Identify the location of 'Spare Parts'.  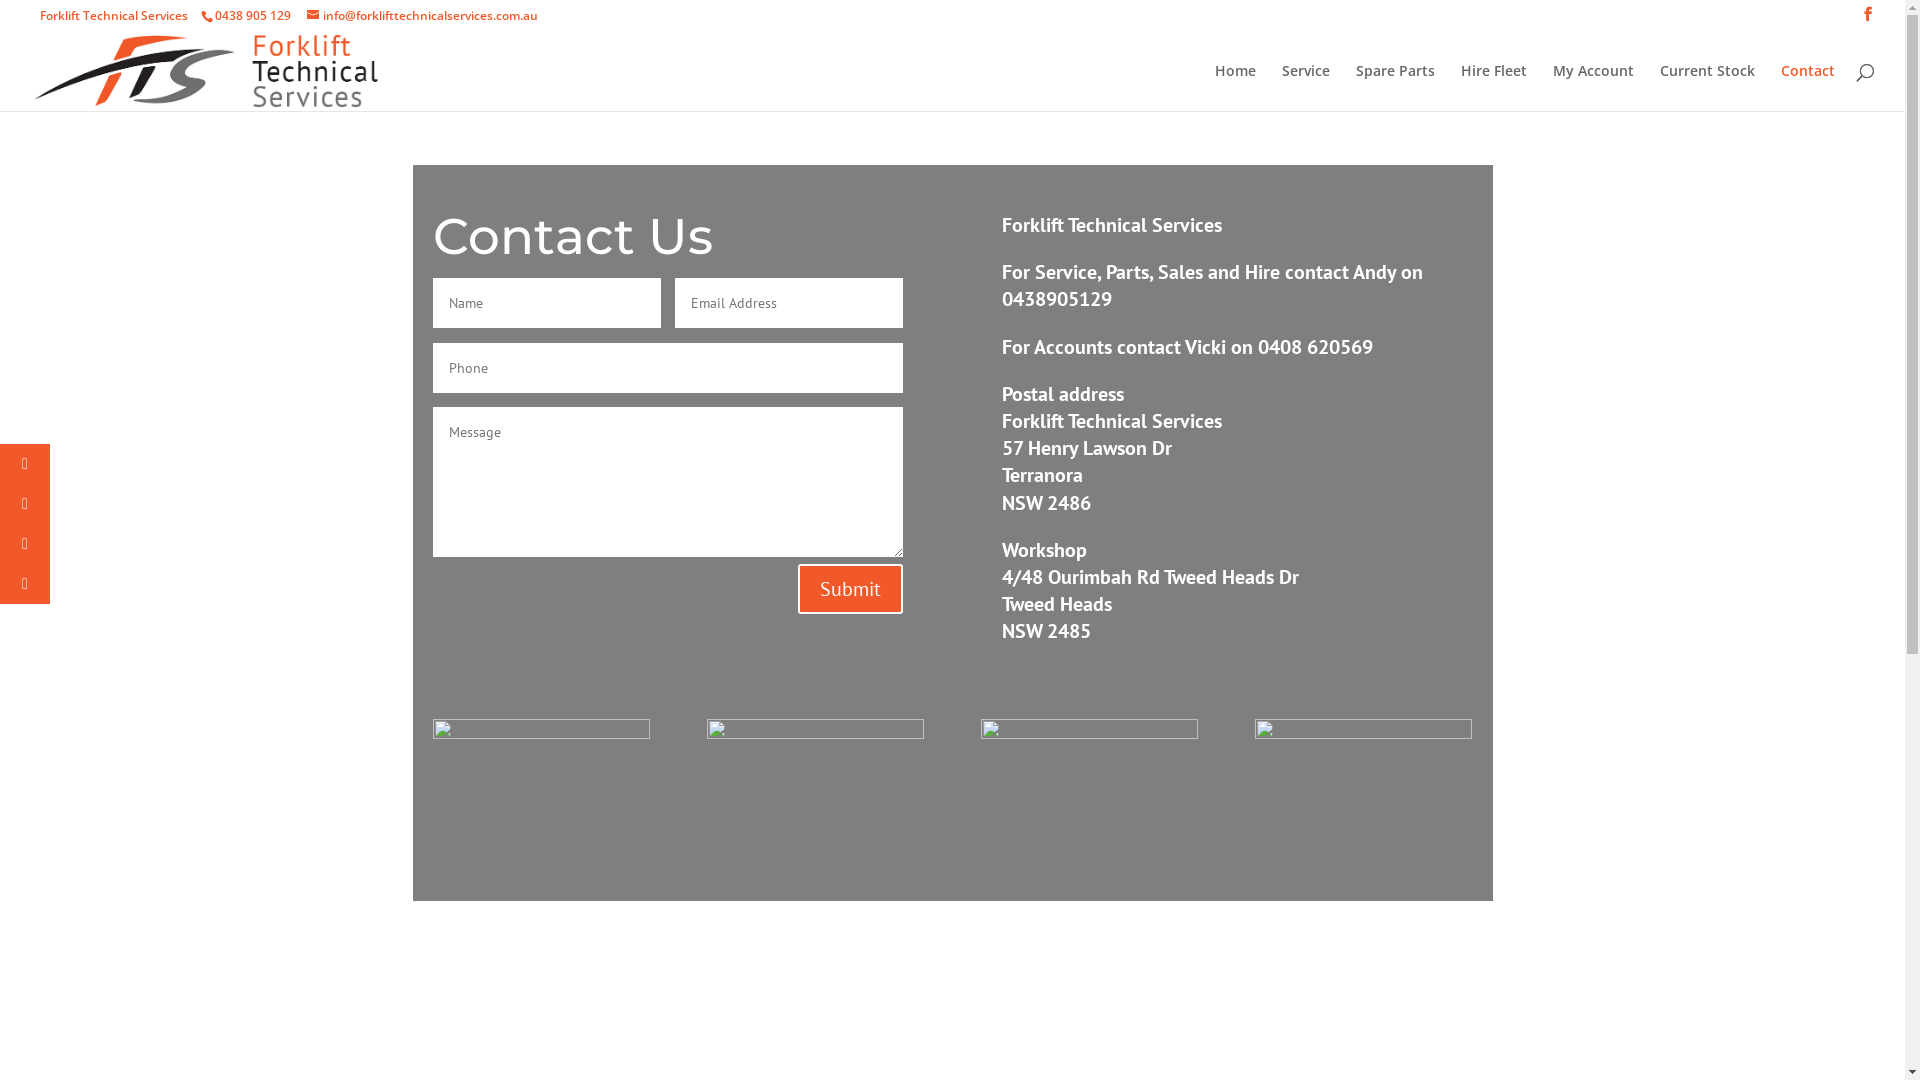
(1394, 86).